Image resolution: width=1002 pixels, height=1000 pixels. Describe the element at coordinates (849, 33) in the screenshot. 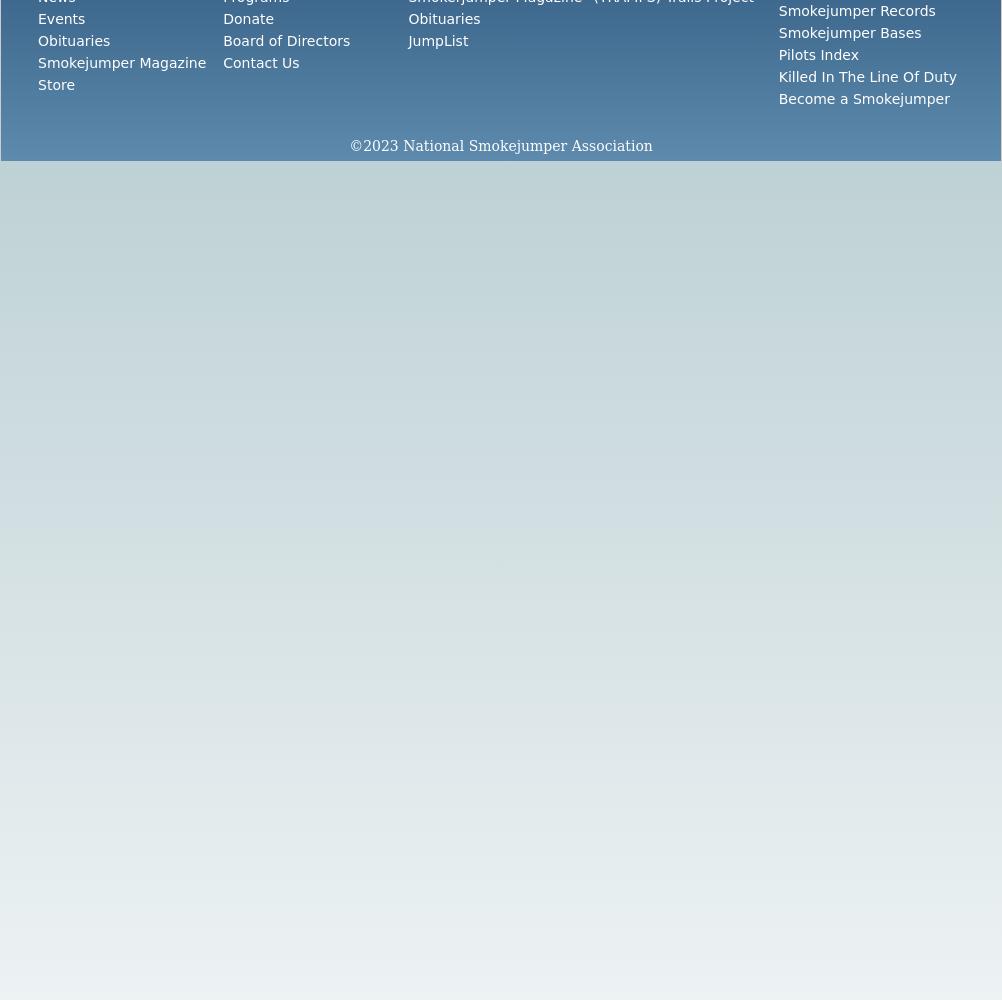

I see `'Smokejumper Bases'` at that location.